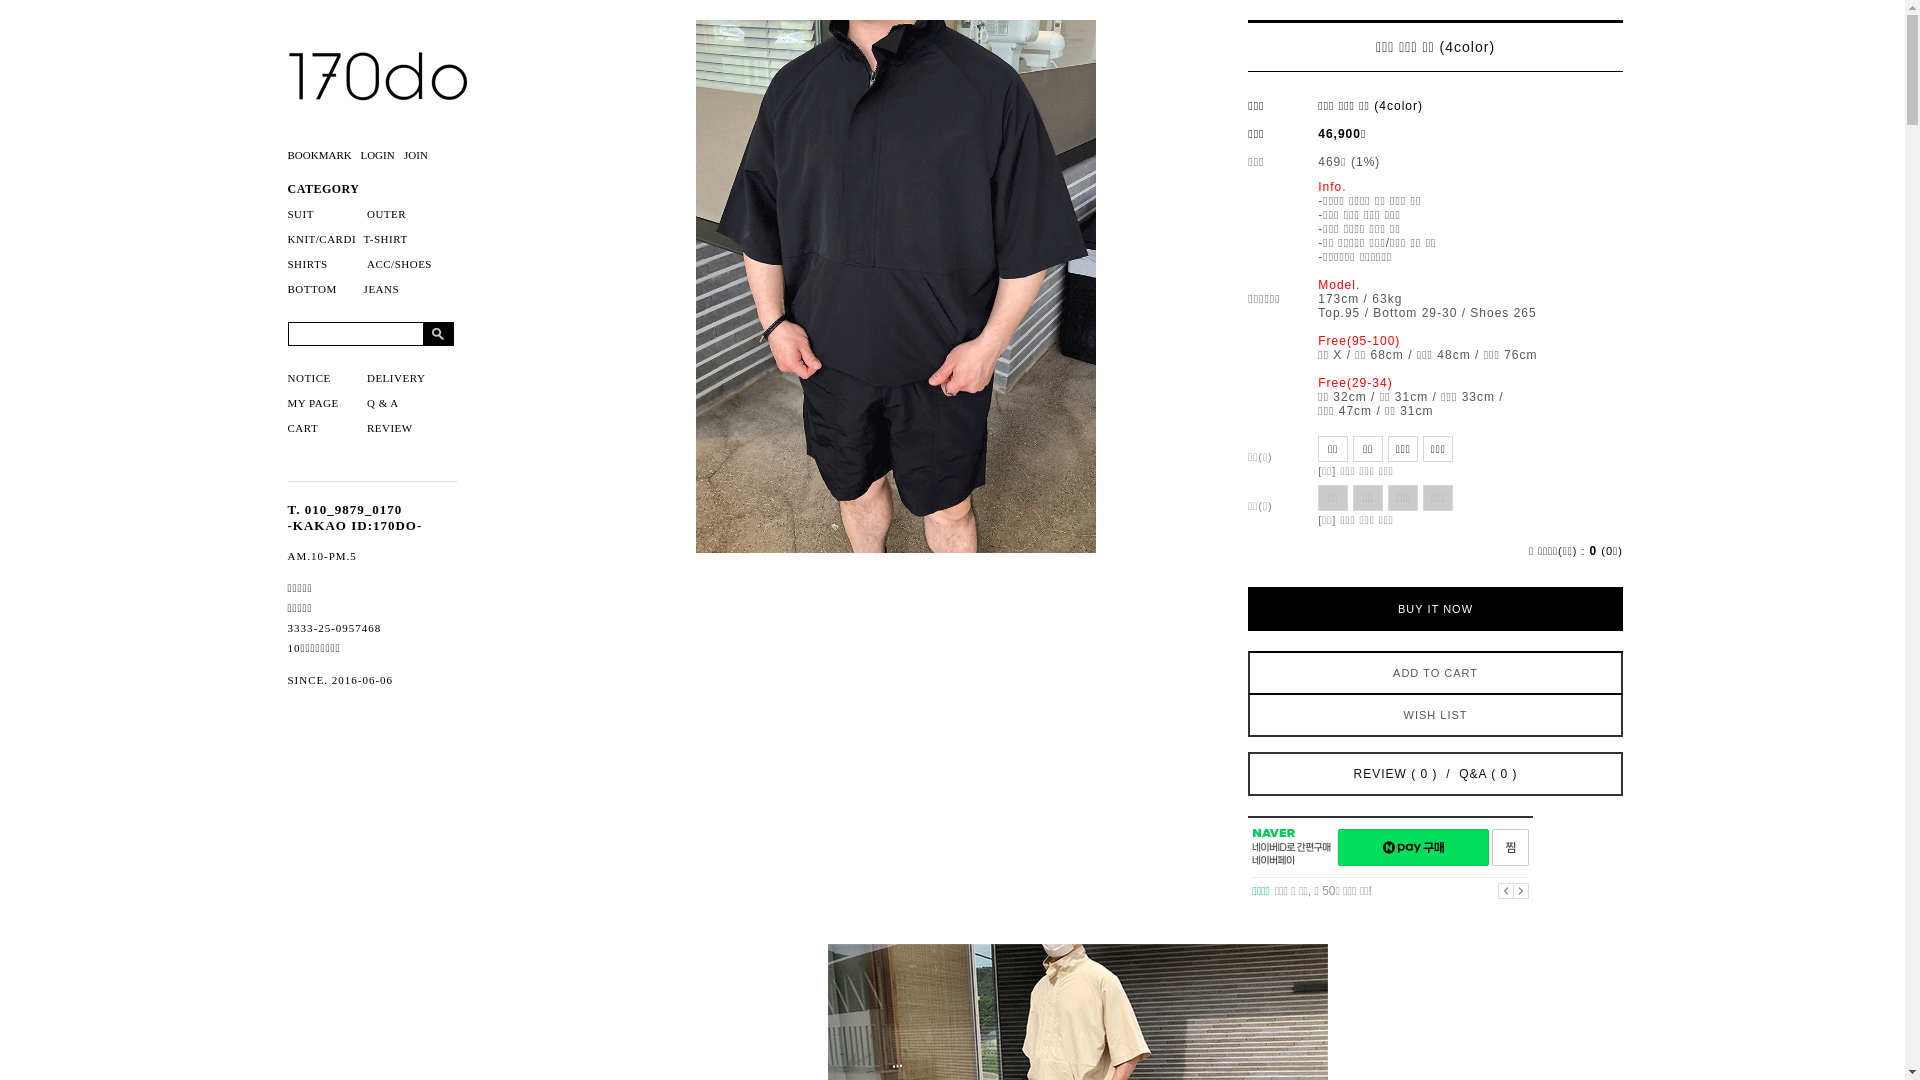 This screenshot has height=1080, width=1920. What do you see at coordinates (306, 262) in the screenshot?
I see `'SHIRTS'` at bounding box center [306, 262].